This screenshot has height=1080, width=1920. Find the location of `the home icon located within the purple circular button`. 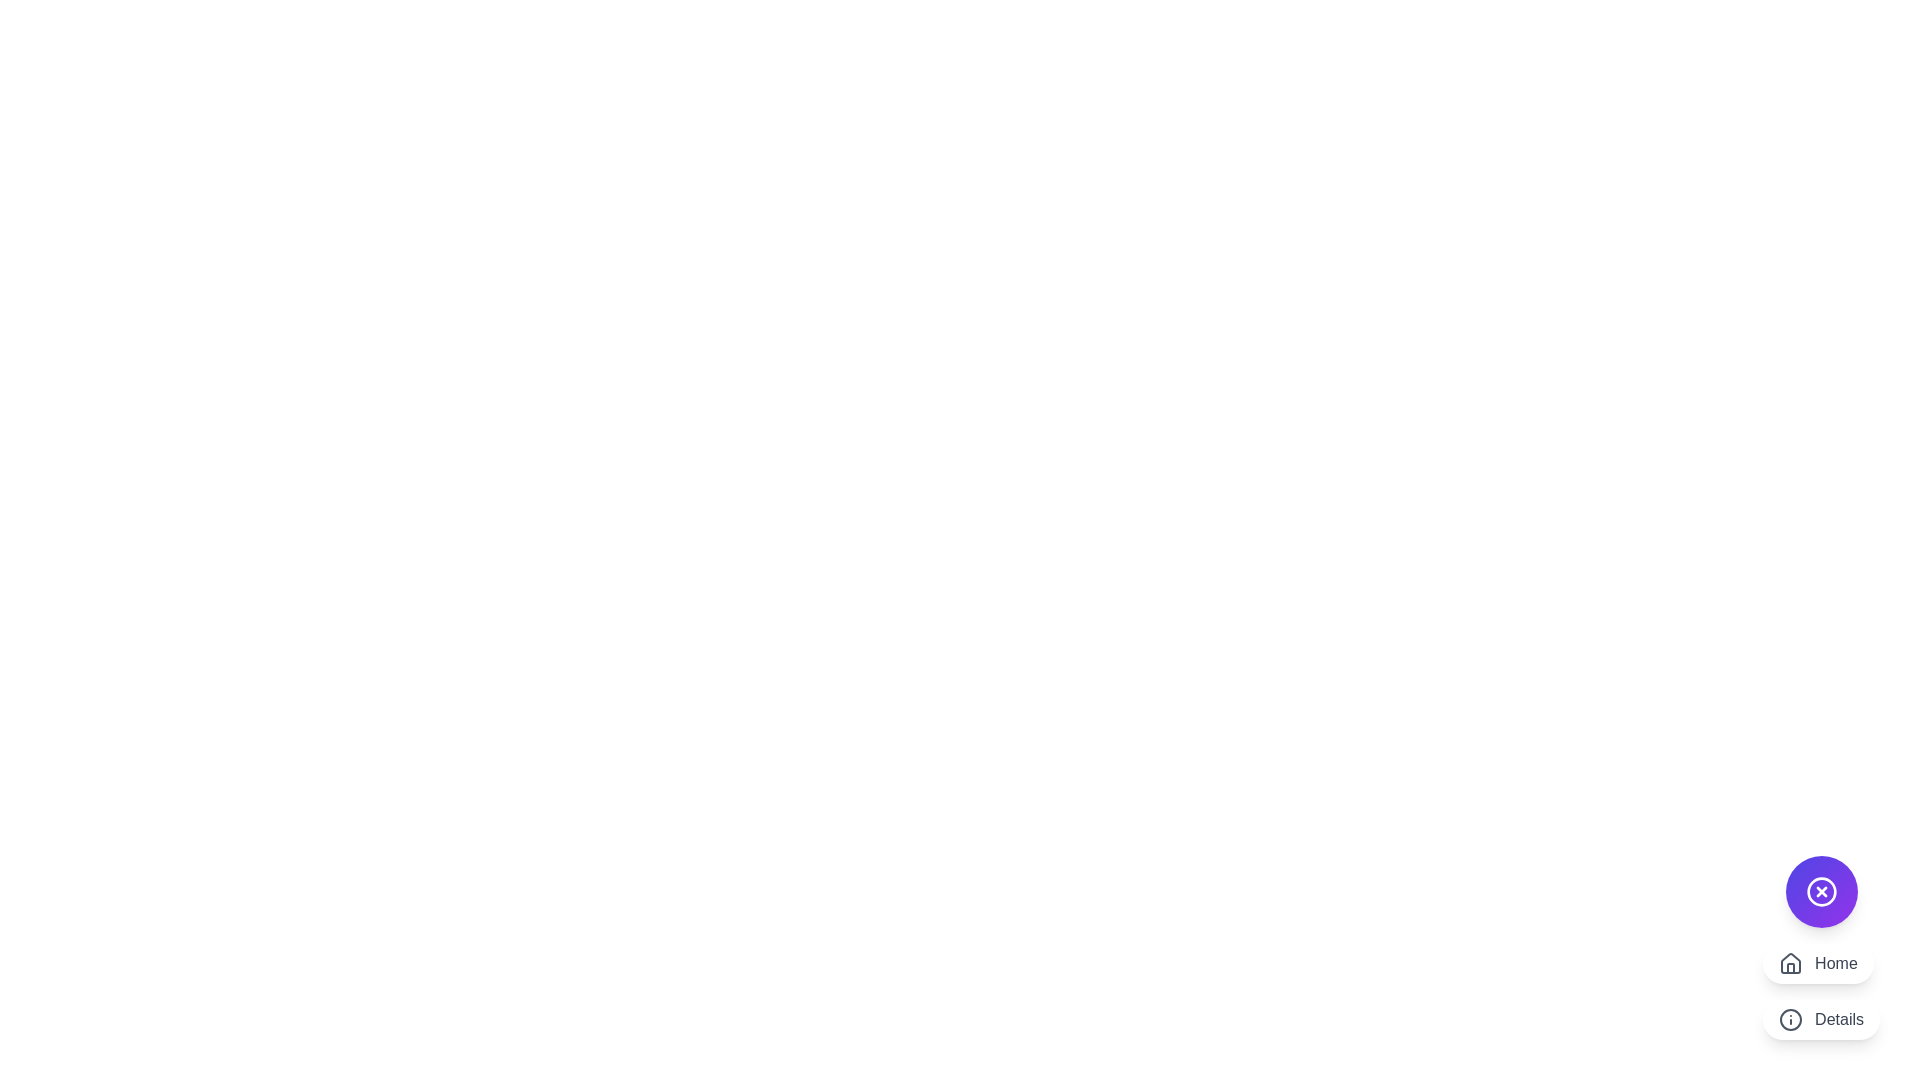

the home icon located within the purple circular button is located at coordinates (1791, 967).